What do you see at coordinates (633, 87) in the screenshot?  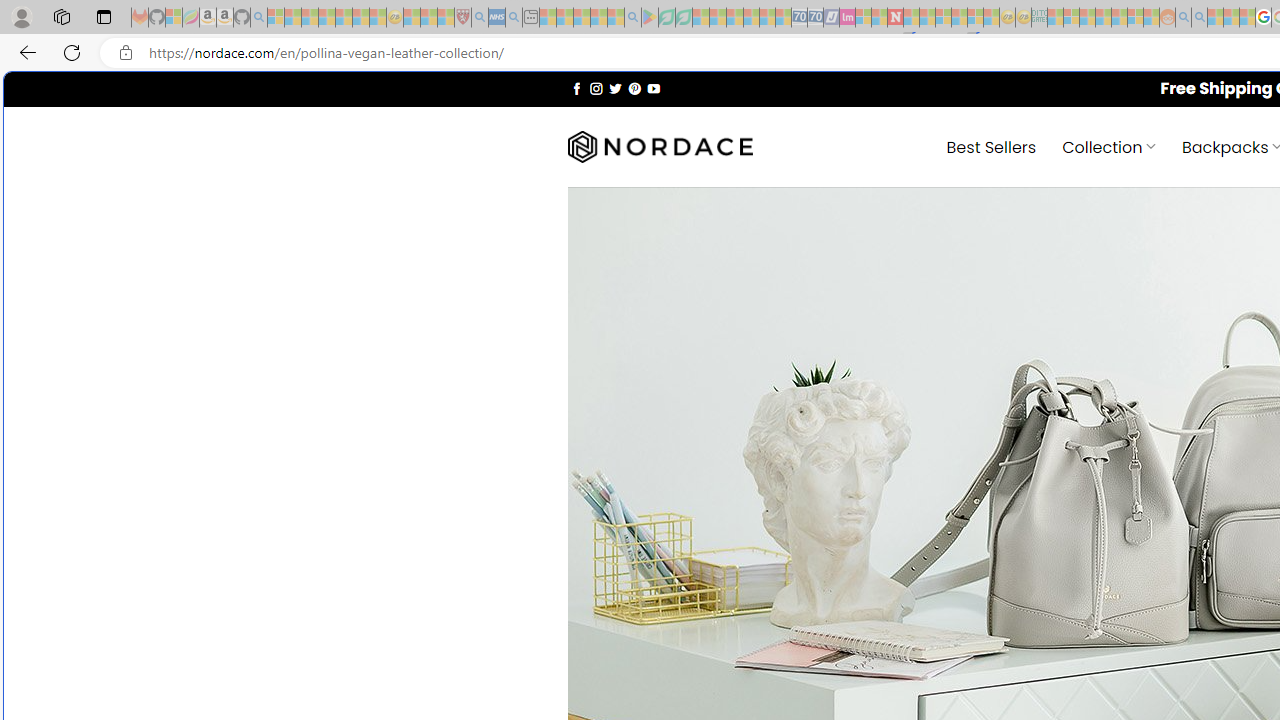 I see `'Follow on Pinterest'` at bounding box center [633, 87].